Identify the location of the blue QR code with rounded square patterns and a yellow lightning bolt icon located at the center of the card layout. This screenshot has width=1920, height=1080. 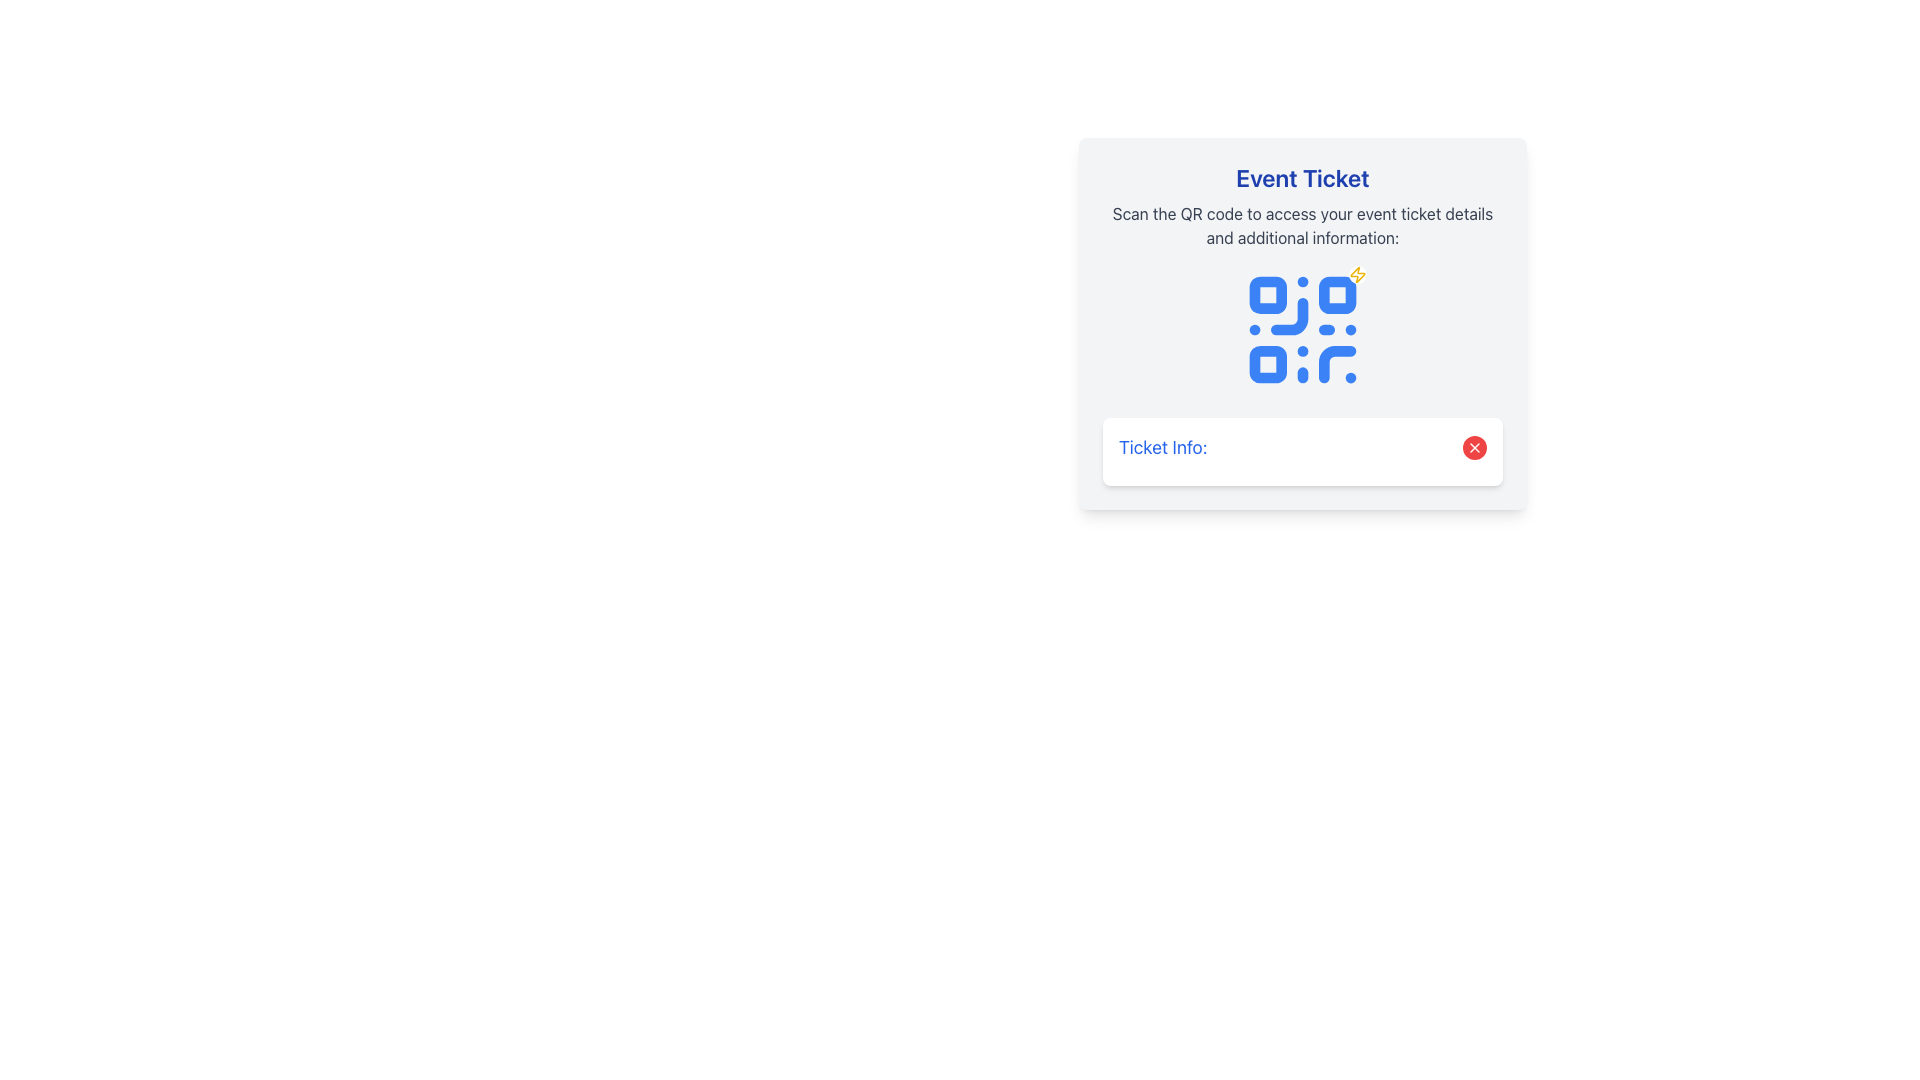
(1302, 329).